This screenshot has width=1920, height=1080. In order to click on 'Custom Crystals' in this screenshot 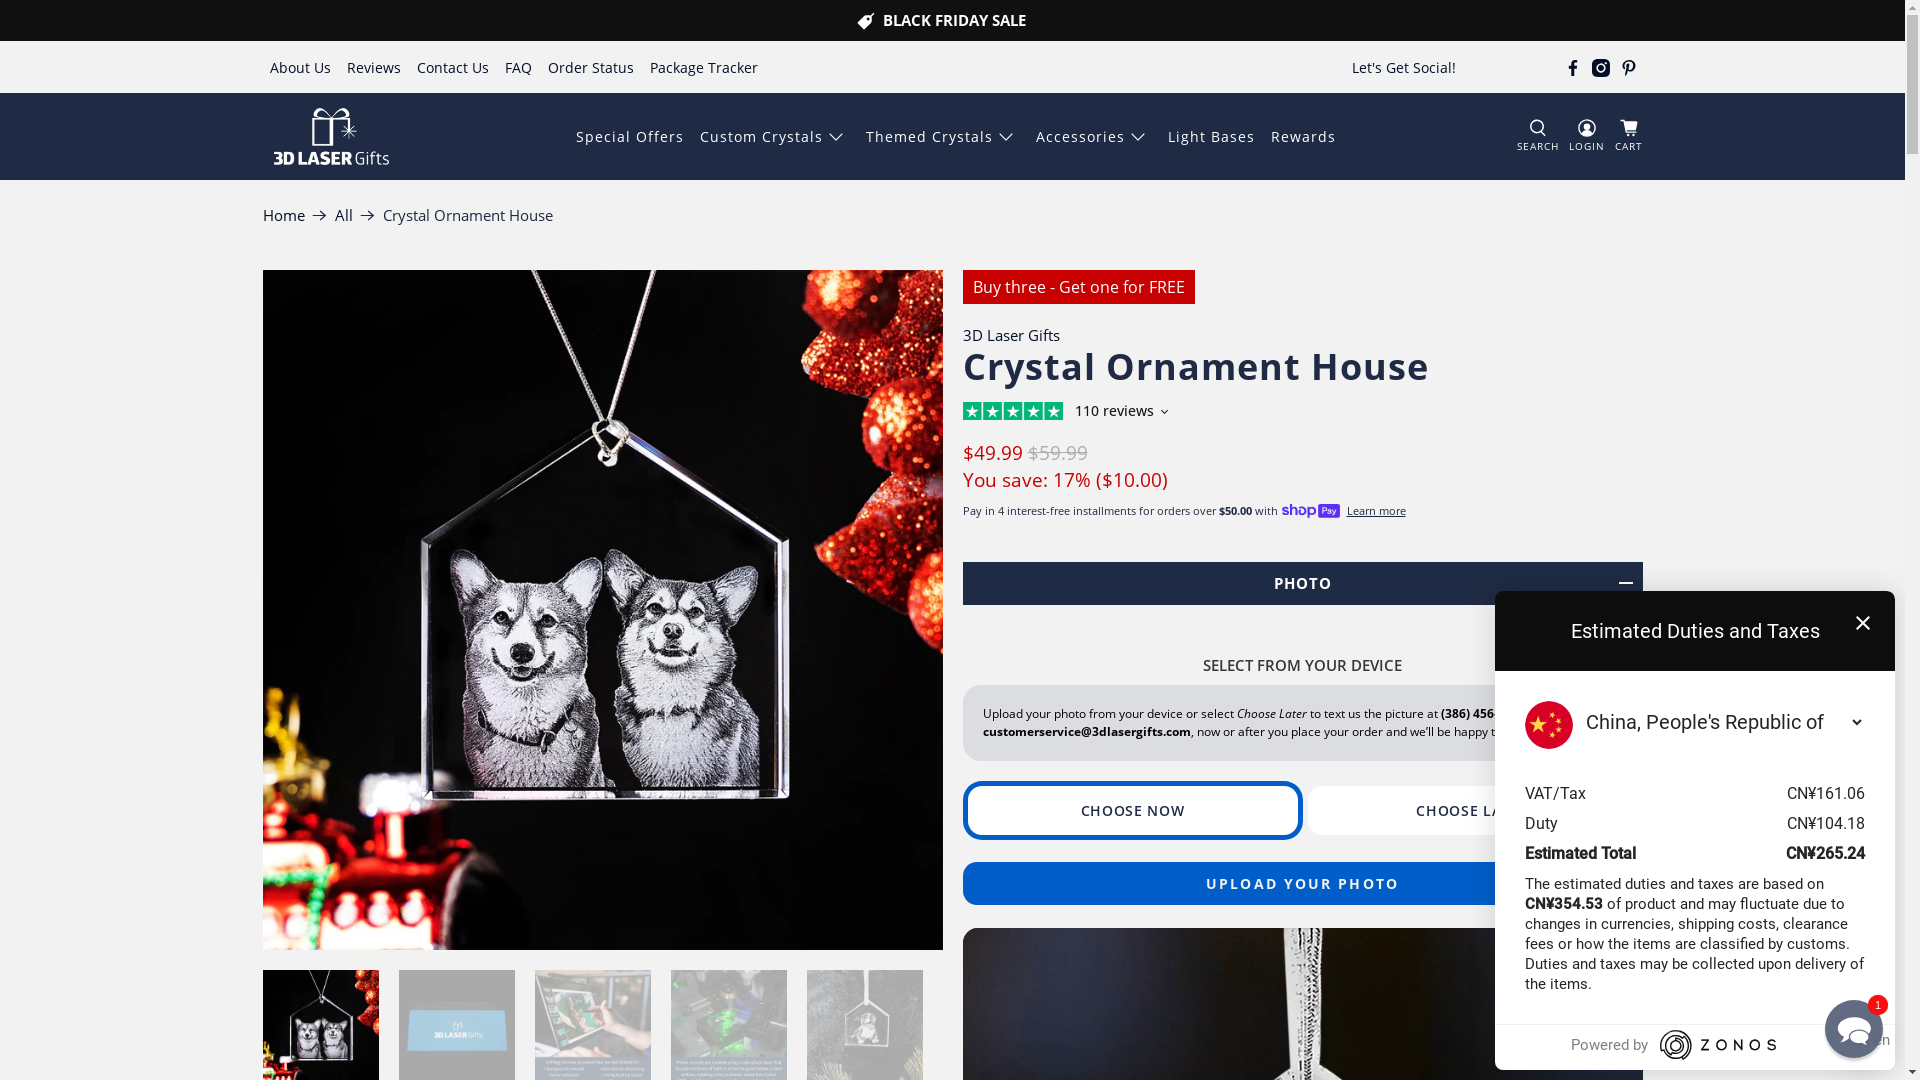, I will do `click(773, 135)`.